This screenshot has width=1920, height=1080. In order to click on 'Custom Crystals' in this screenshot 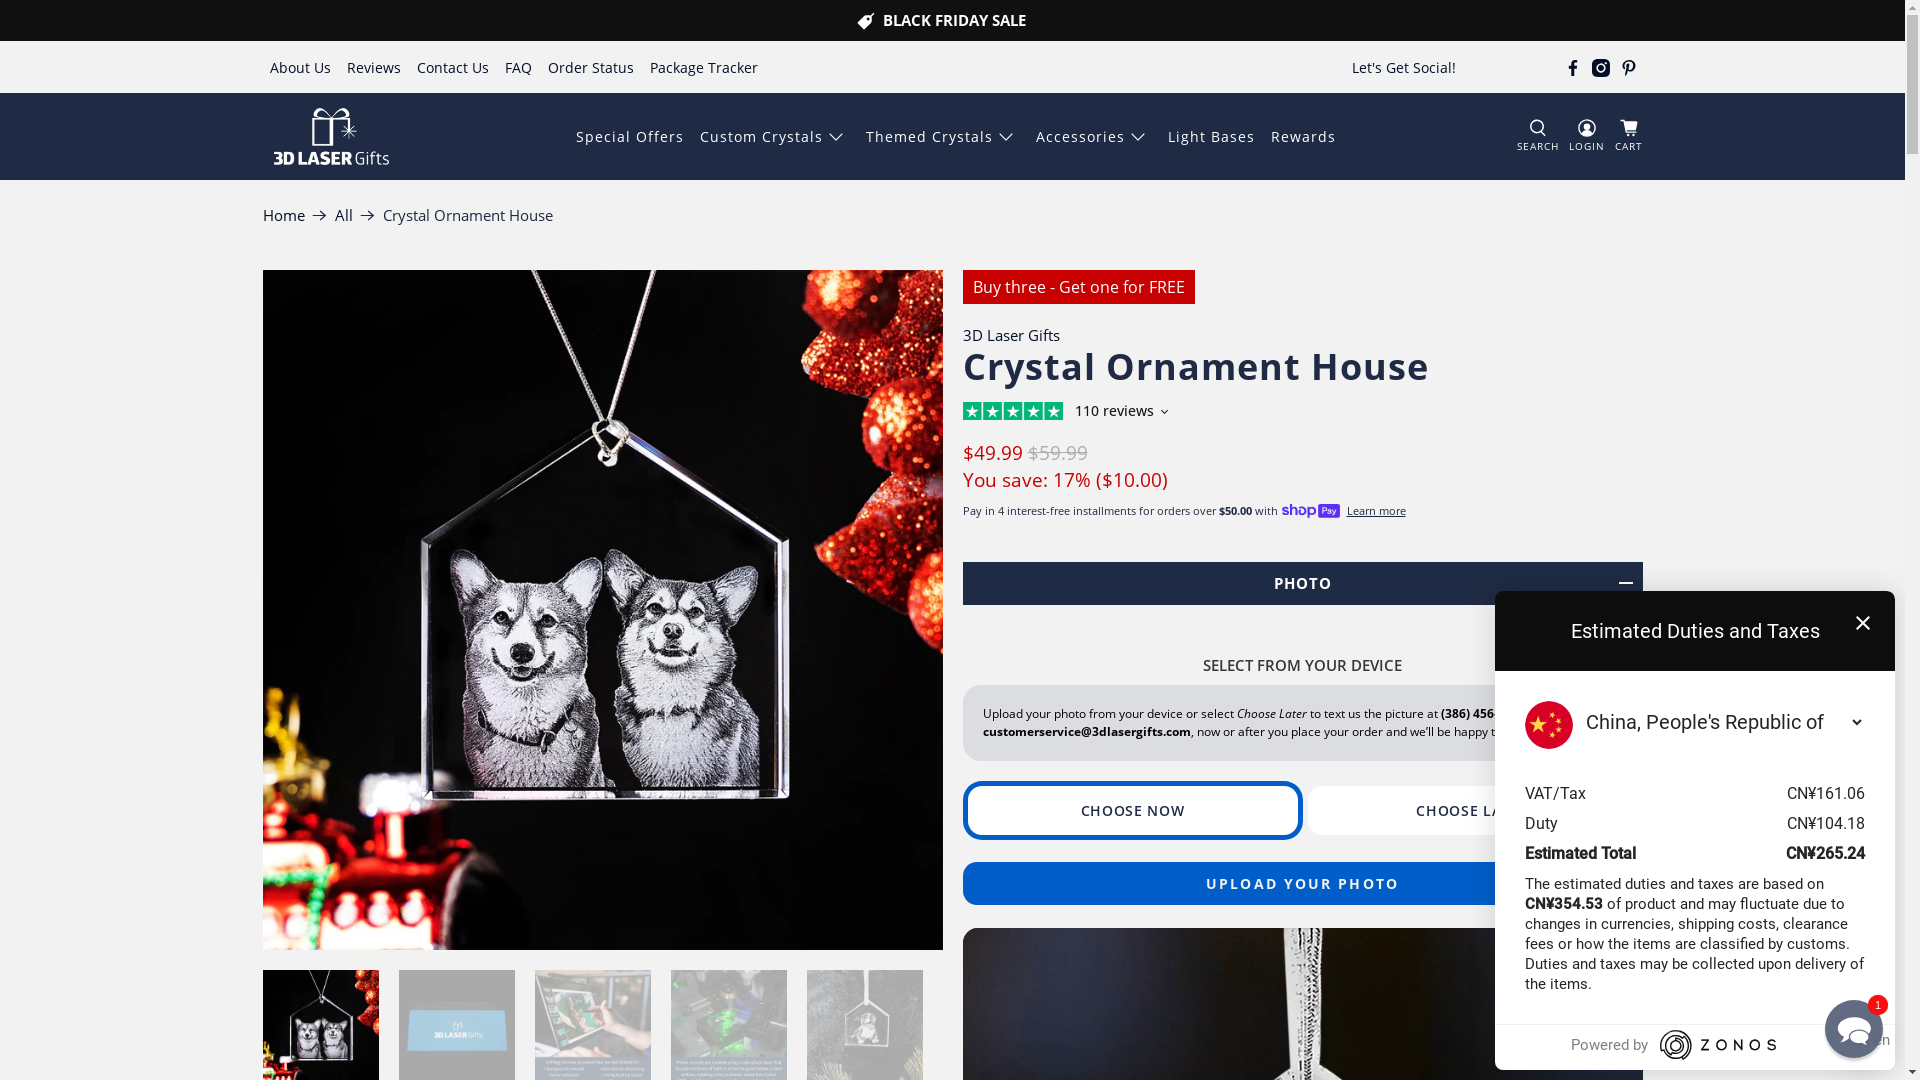, I will do `click(773, 135)`.